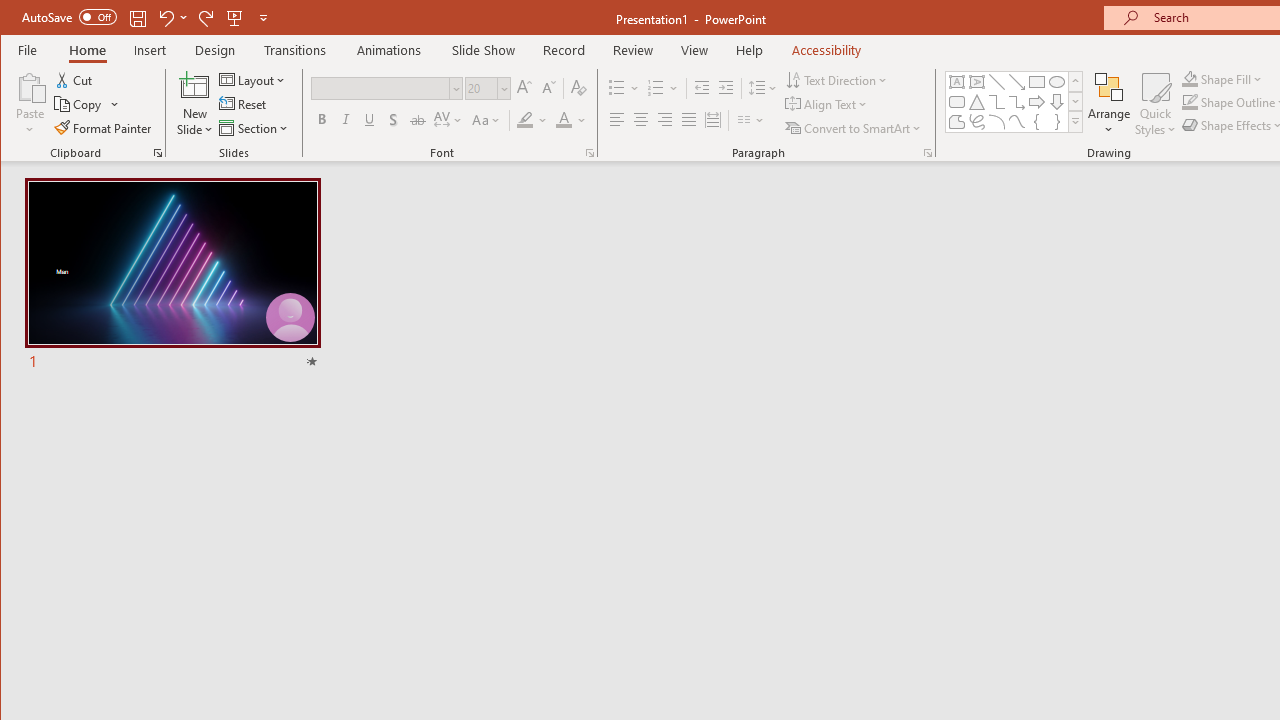 The width and height of the screenshot is (1280, 720). Describe the element at coordinates (416, 120) in the screenshot. I see `'Strikethrough'` at that location.